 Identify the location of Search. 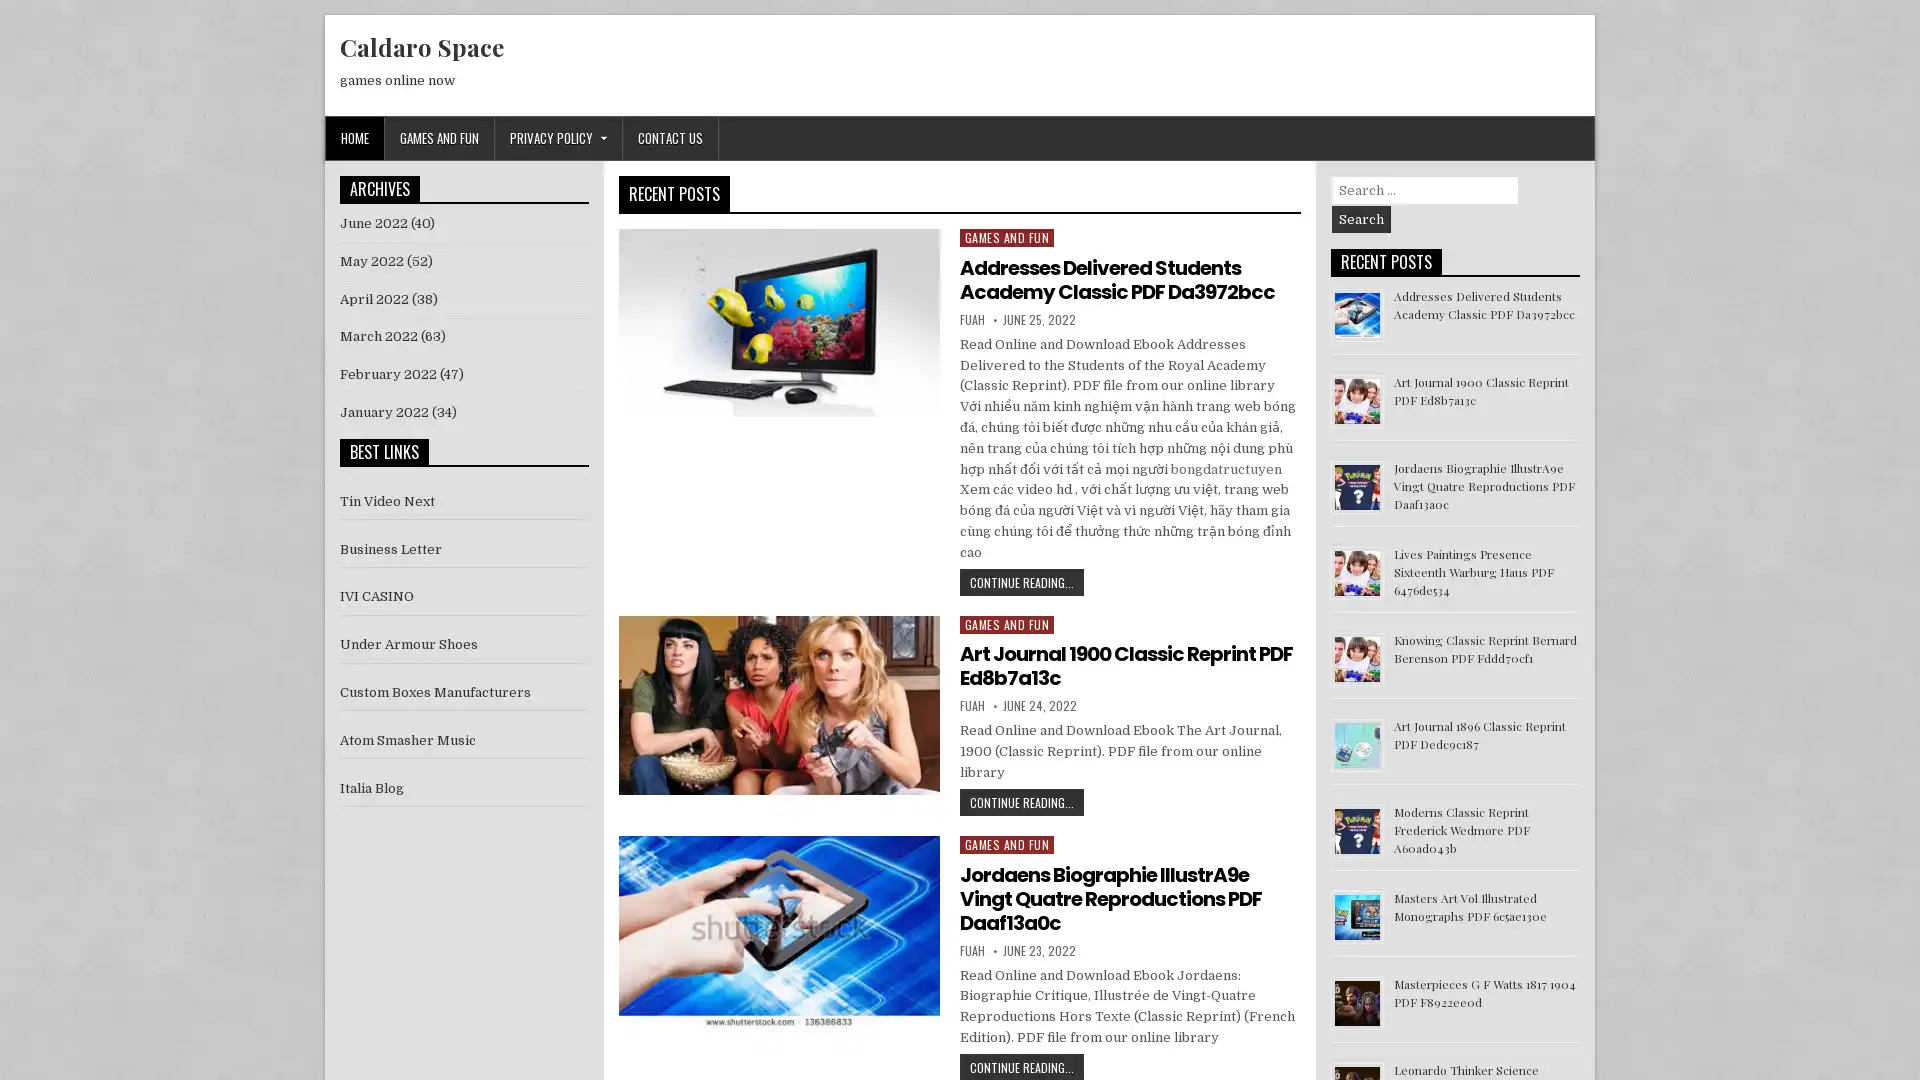
(1360, 219).